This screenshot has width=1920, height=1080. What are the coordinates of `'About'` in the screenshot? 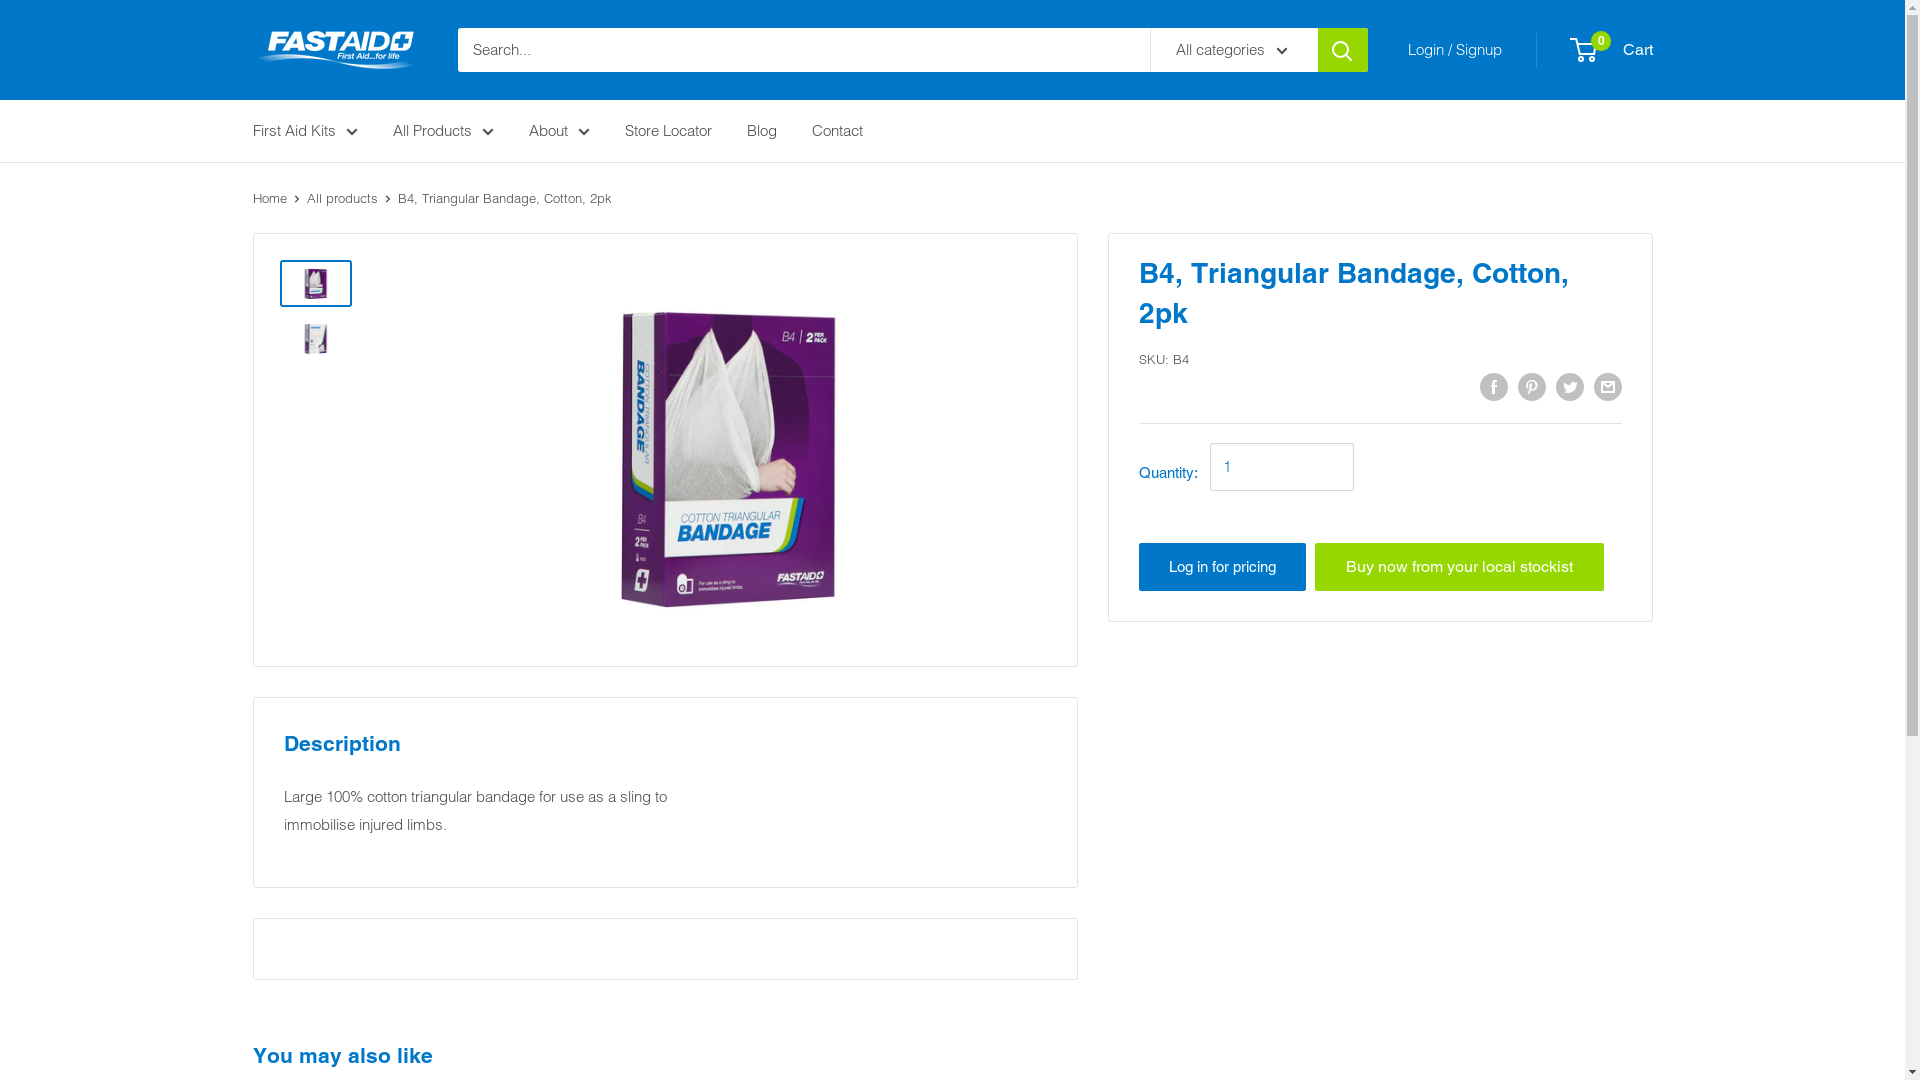 It's located at (558, 131).